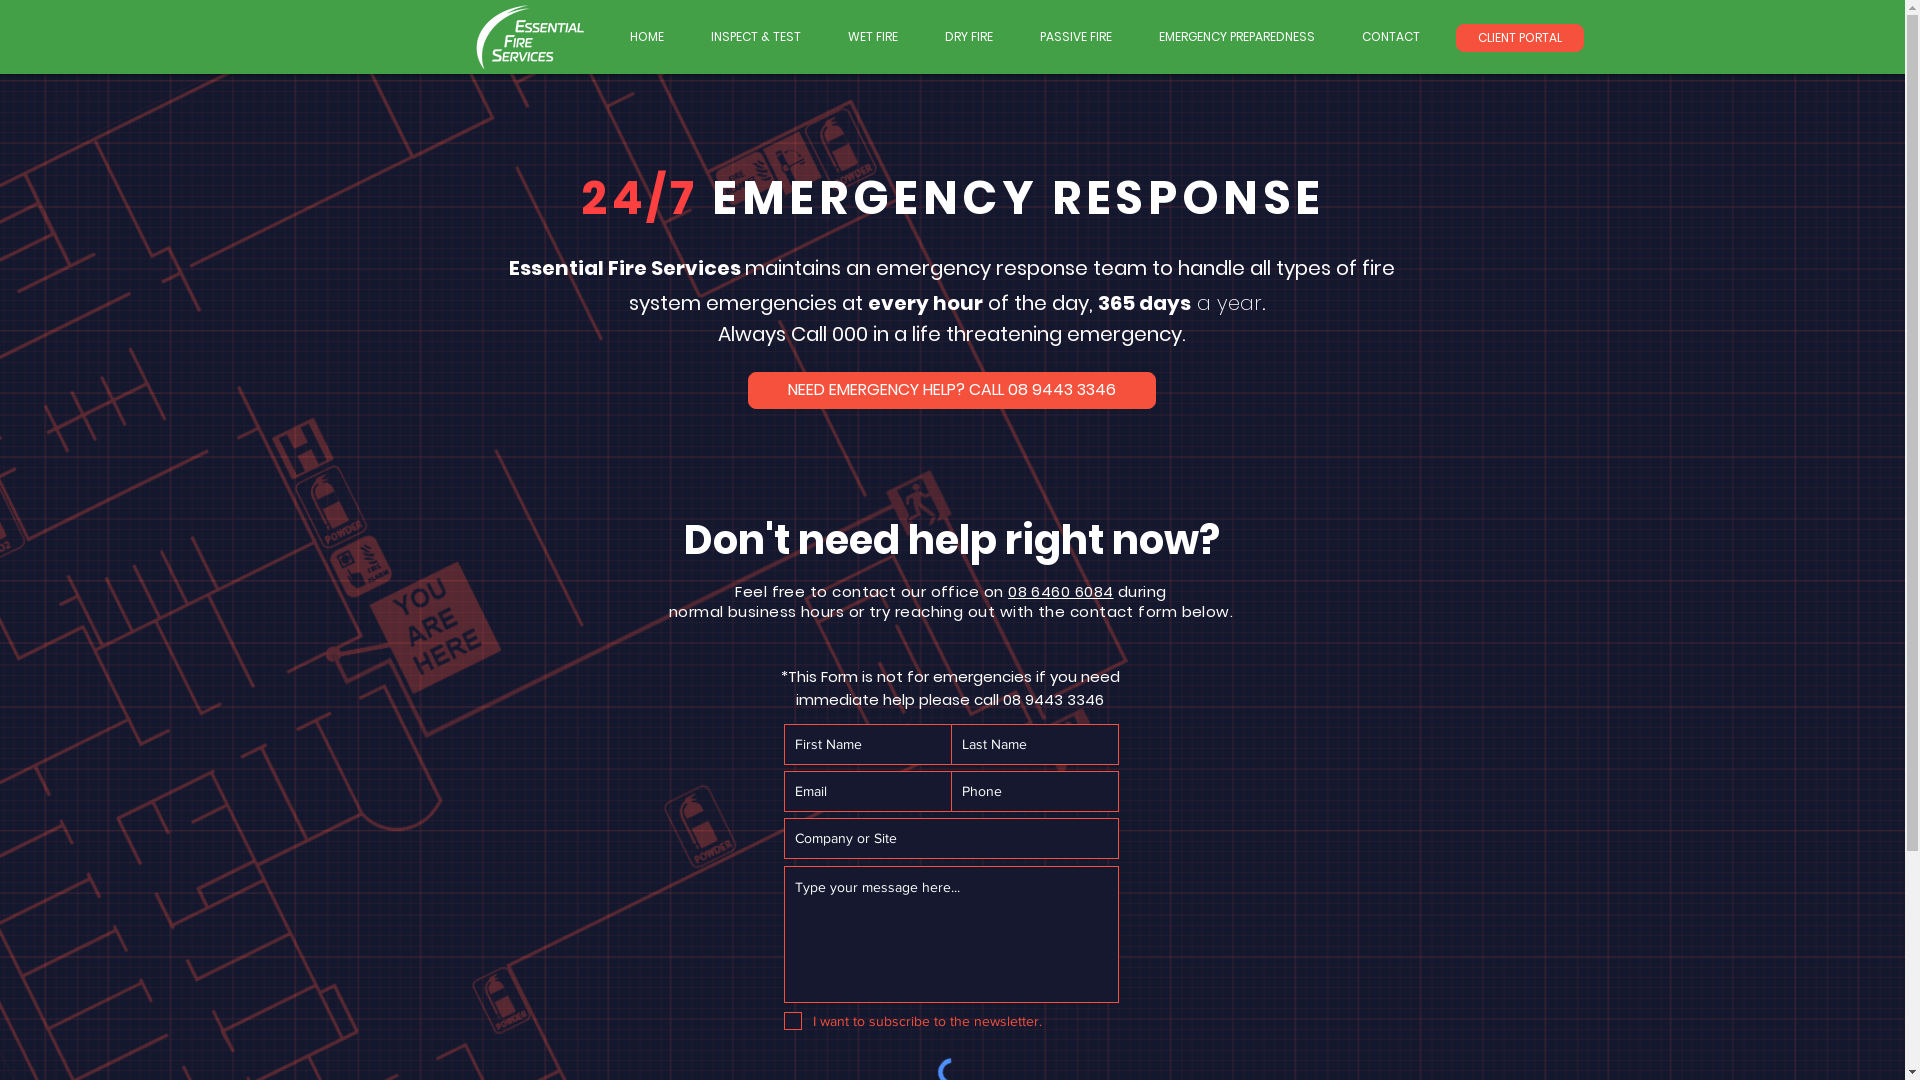 The height and width of the screenshot is (1080, 1920). Describe the element at coordinates (1236, 36) in the screenshot. I see `'EMERGENCY PREPAREDNESS'` at that location.